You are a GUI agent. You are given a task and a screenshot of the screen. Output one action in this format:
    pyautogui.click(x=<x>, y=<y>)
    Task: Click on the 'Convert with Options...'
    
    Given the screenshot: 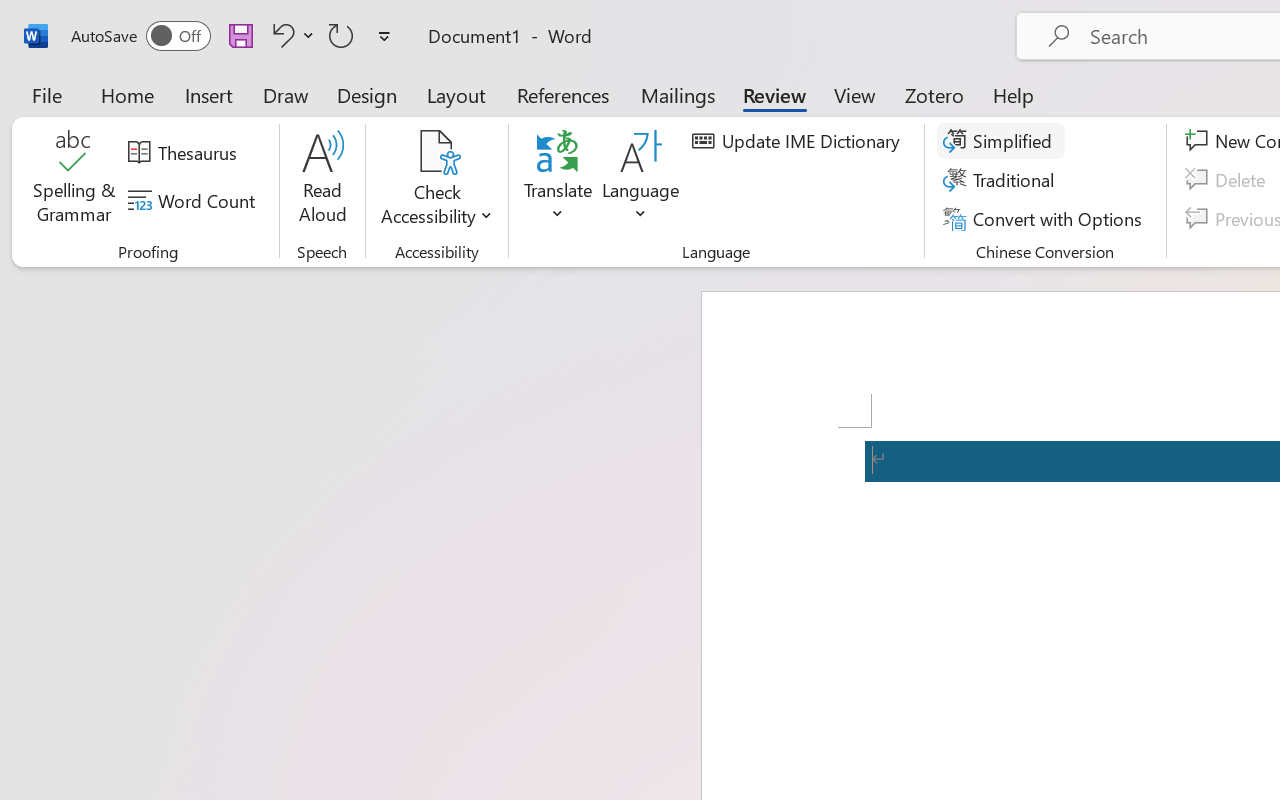 What is the action you would take?
    pyautogui.click(x=1044, y=218)
    